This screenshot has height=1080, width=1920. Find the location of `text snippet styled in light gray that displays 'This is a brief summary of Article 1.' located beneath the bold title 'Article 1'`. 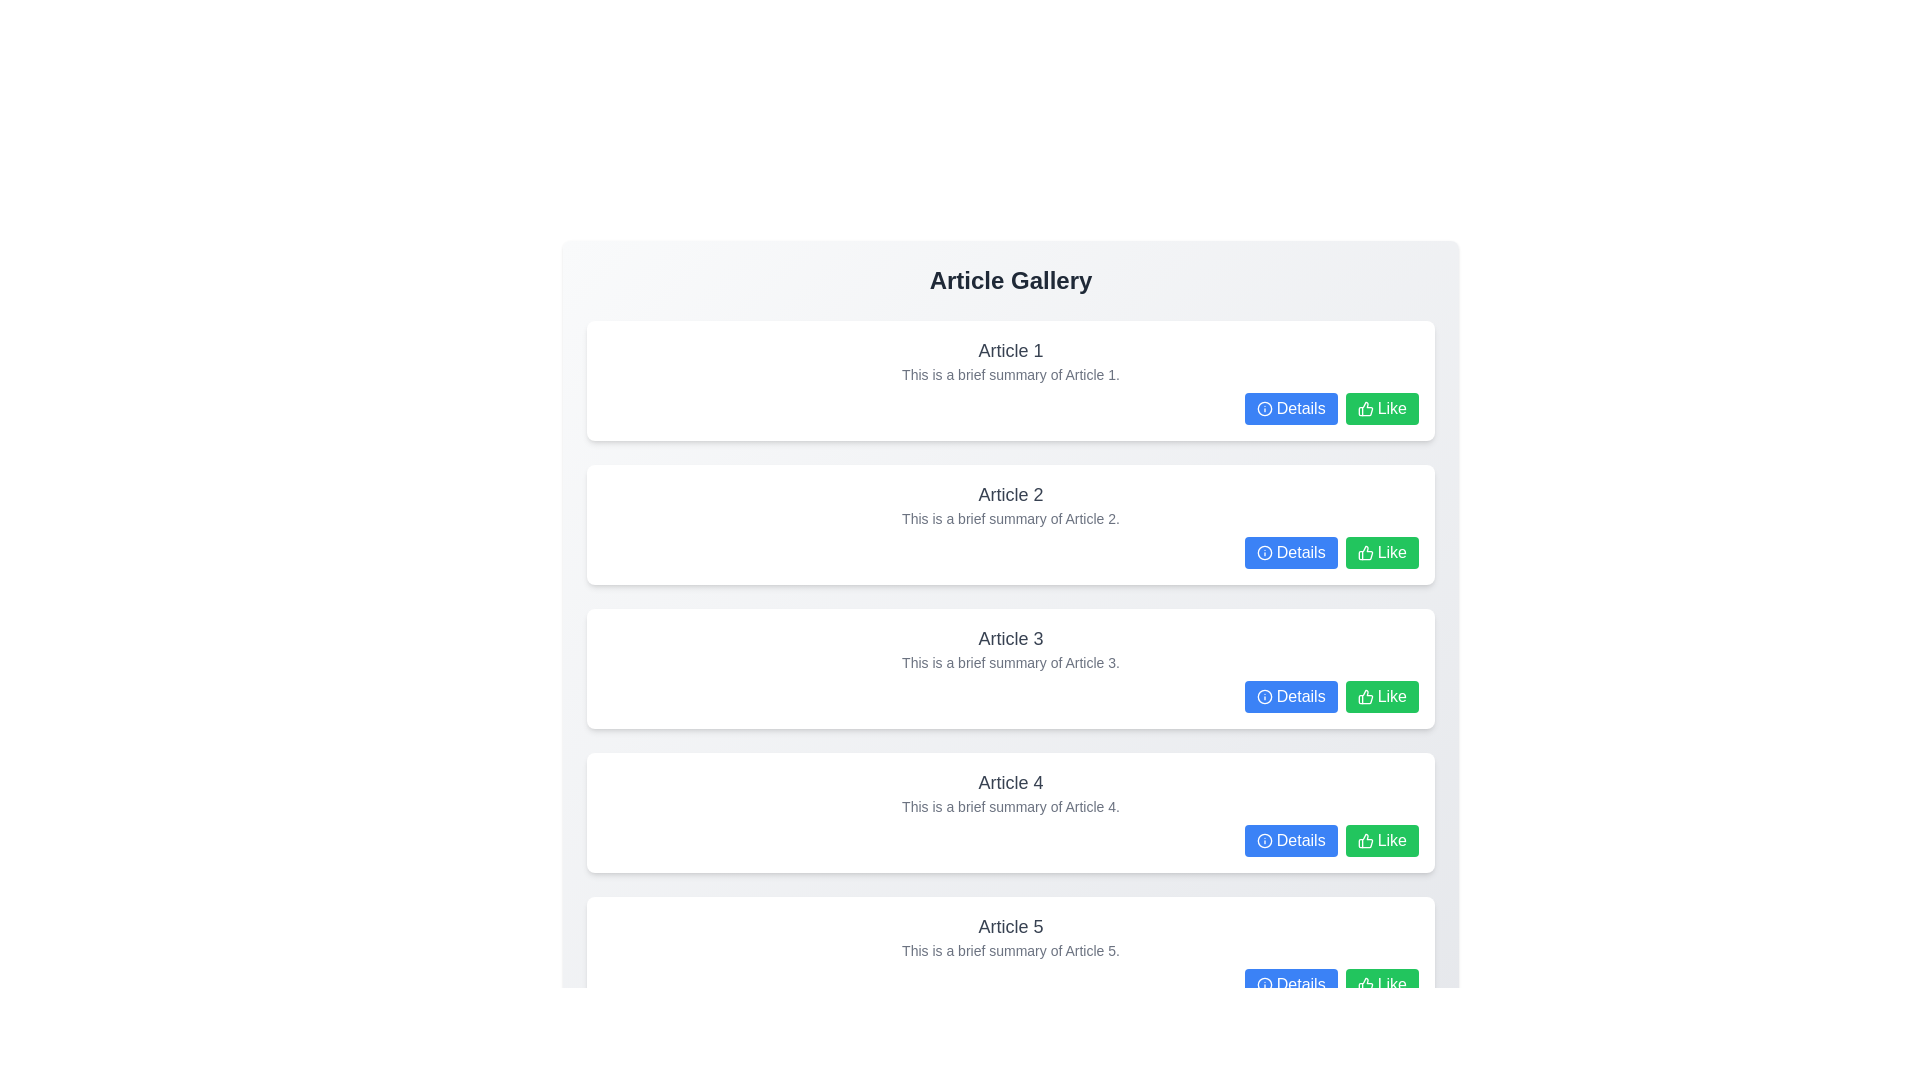

text snippet styled in light gray that displays 'This is a brief summary of Article 1.' located beneath the bold title 'Article 1' is located at coordinates (1011, 374).